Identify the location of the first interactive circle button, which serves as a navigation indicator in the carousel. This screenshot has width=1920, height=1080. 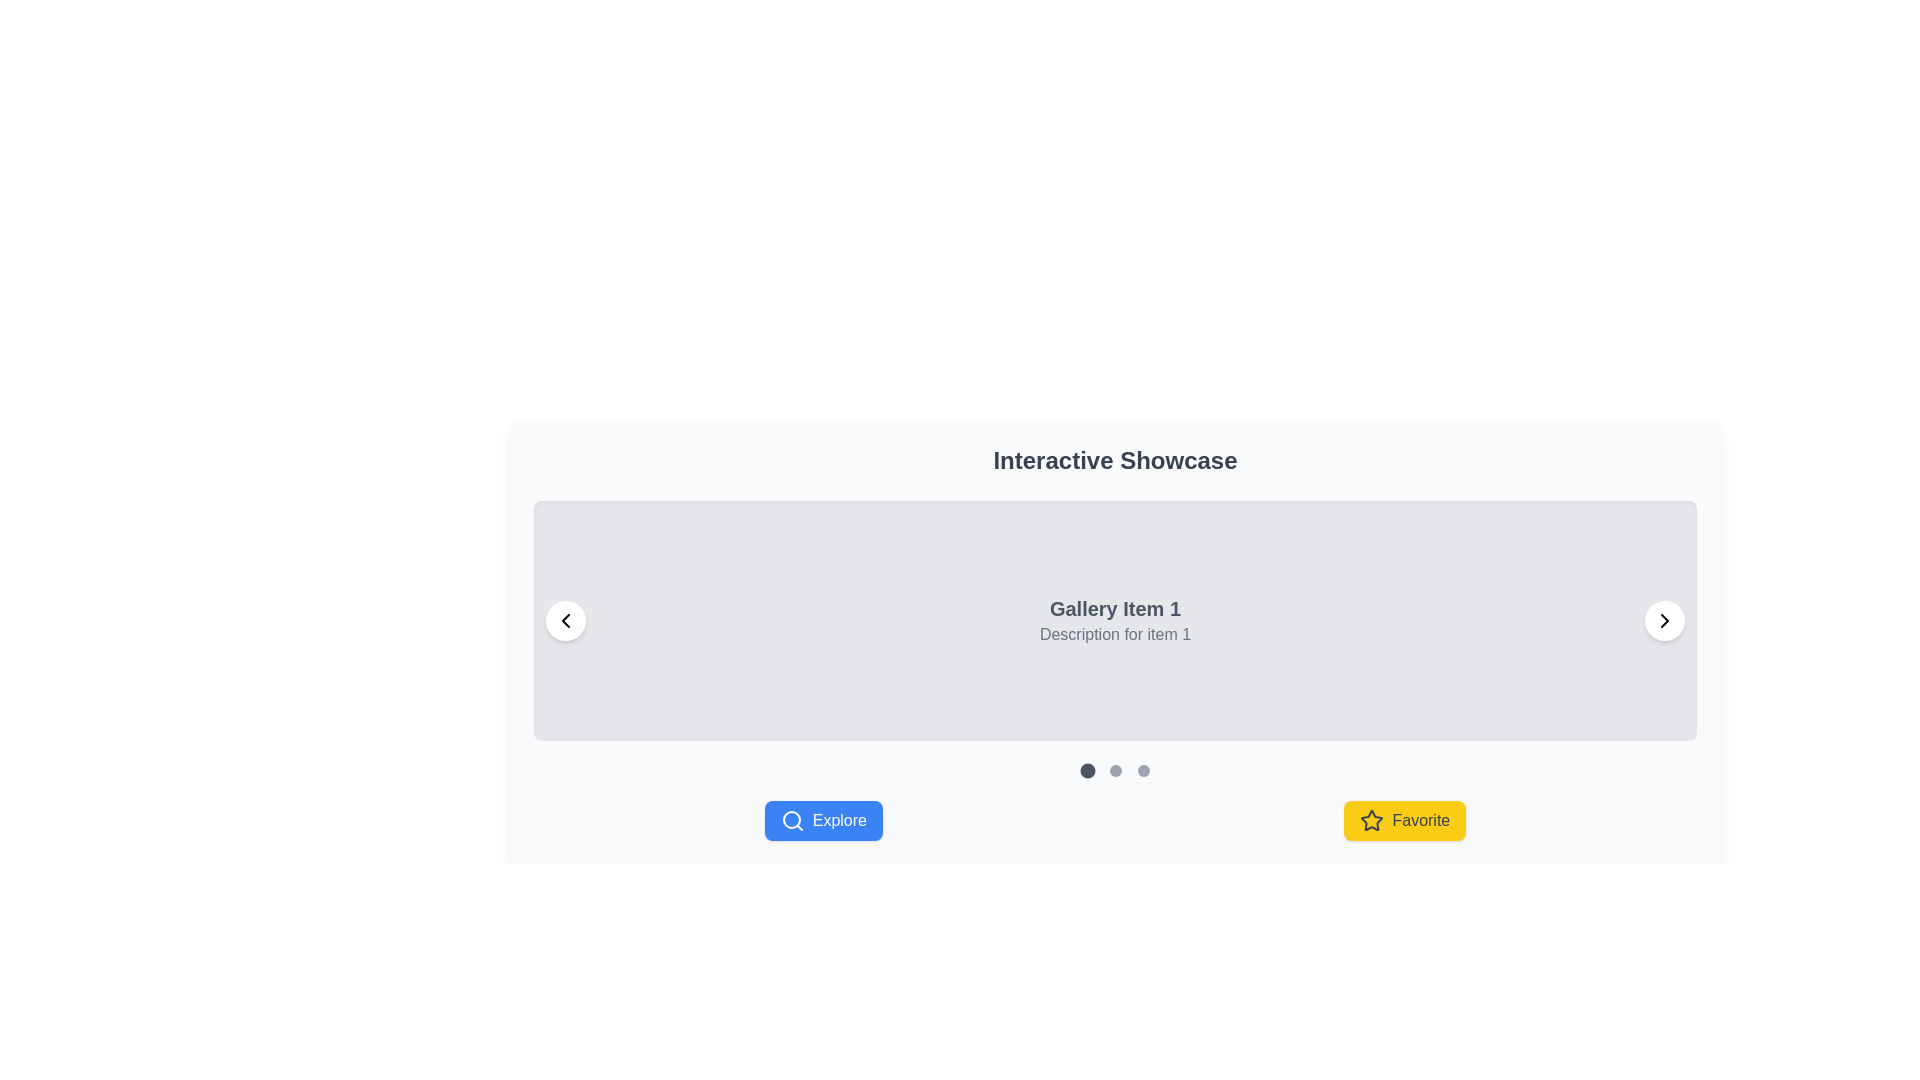
(1086, 770).